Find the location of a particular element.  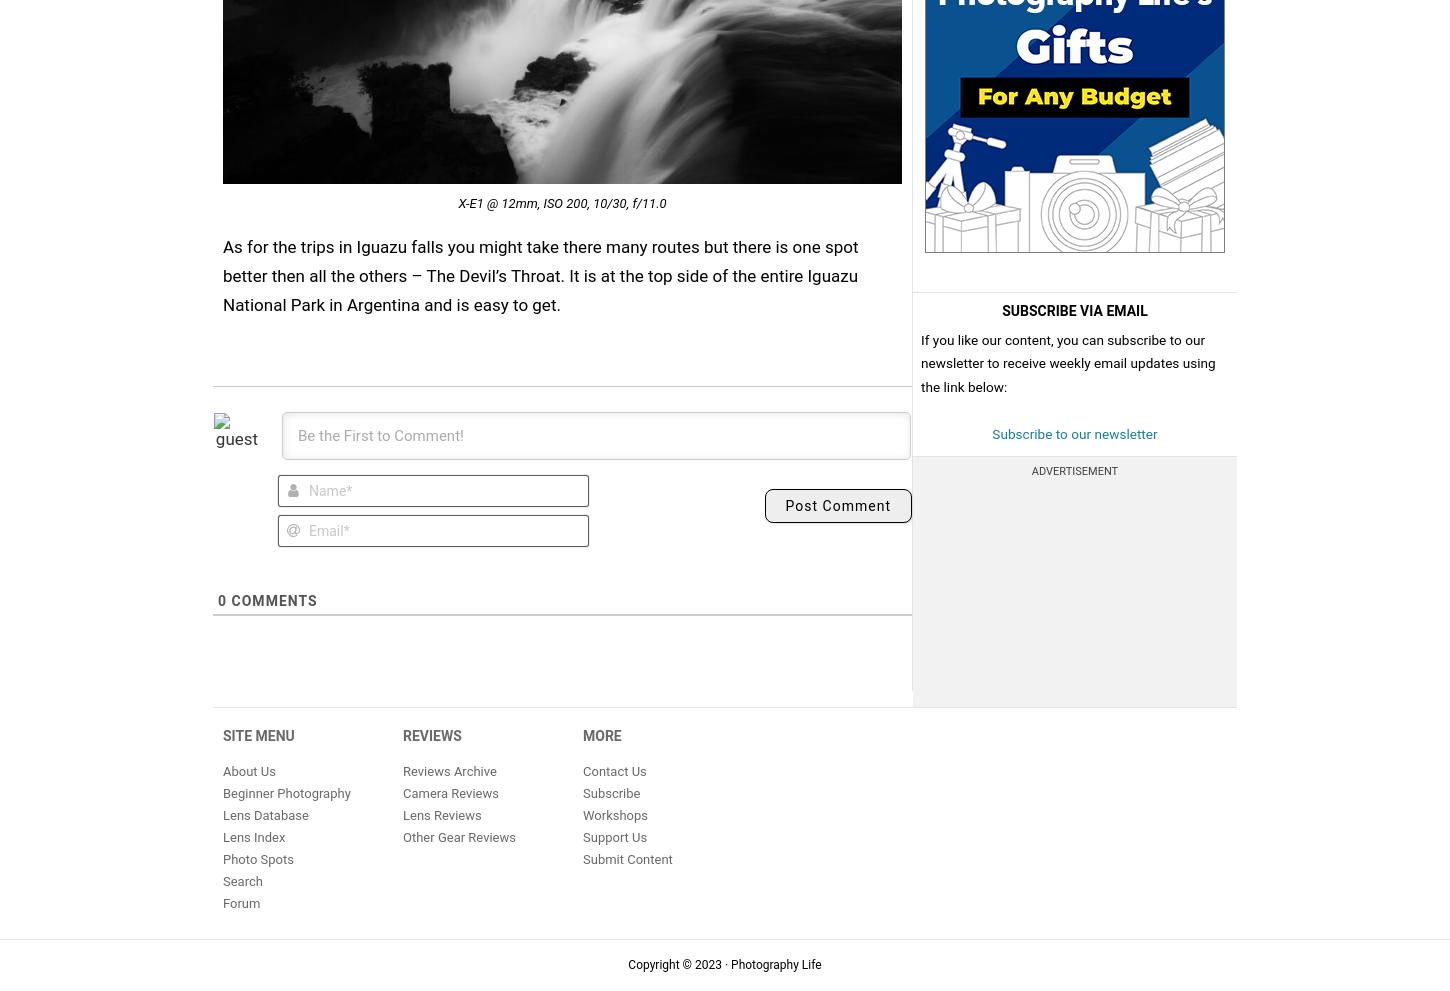

'Lens Index' is located at coordinates (222, 835).